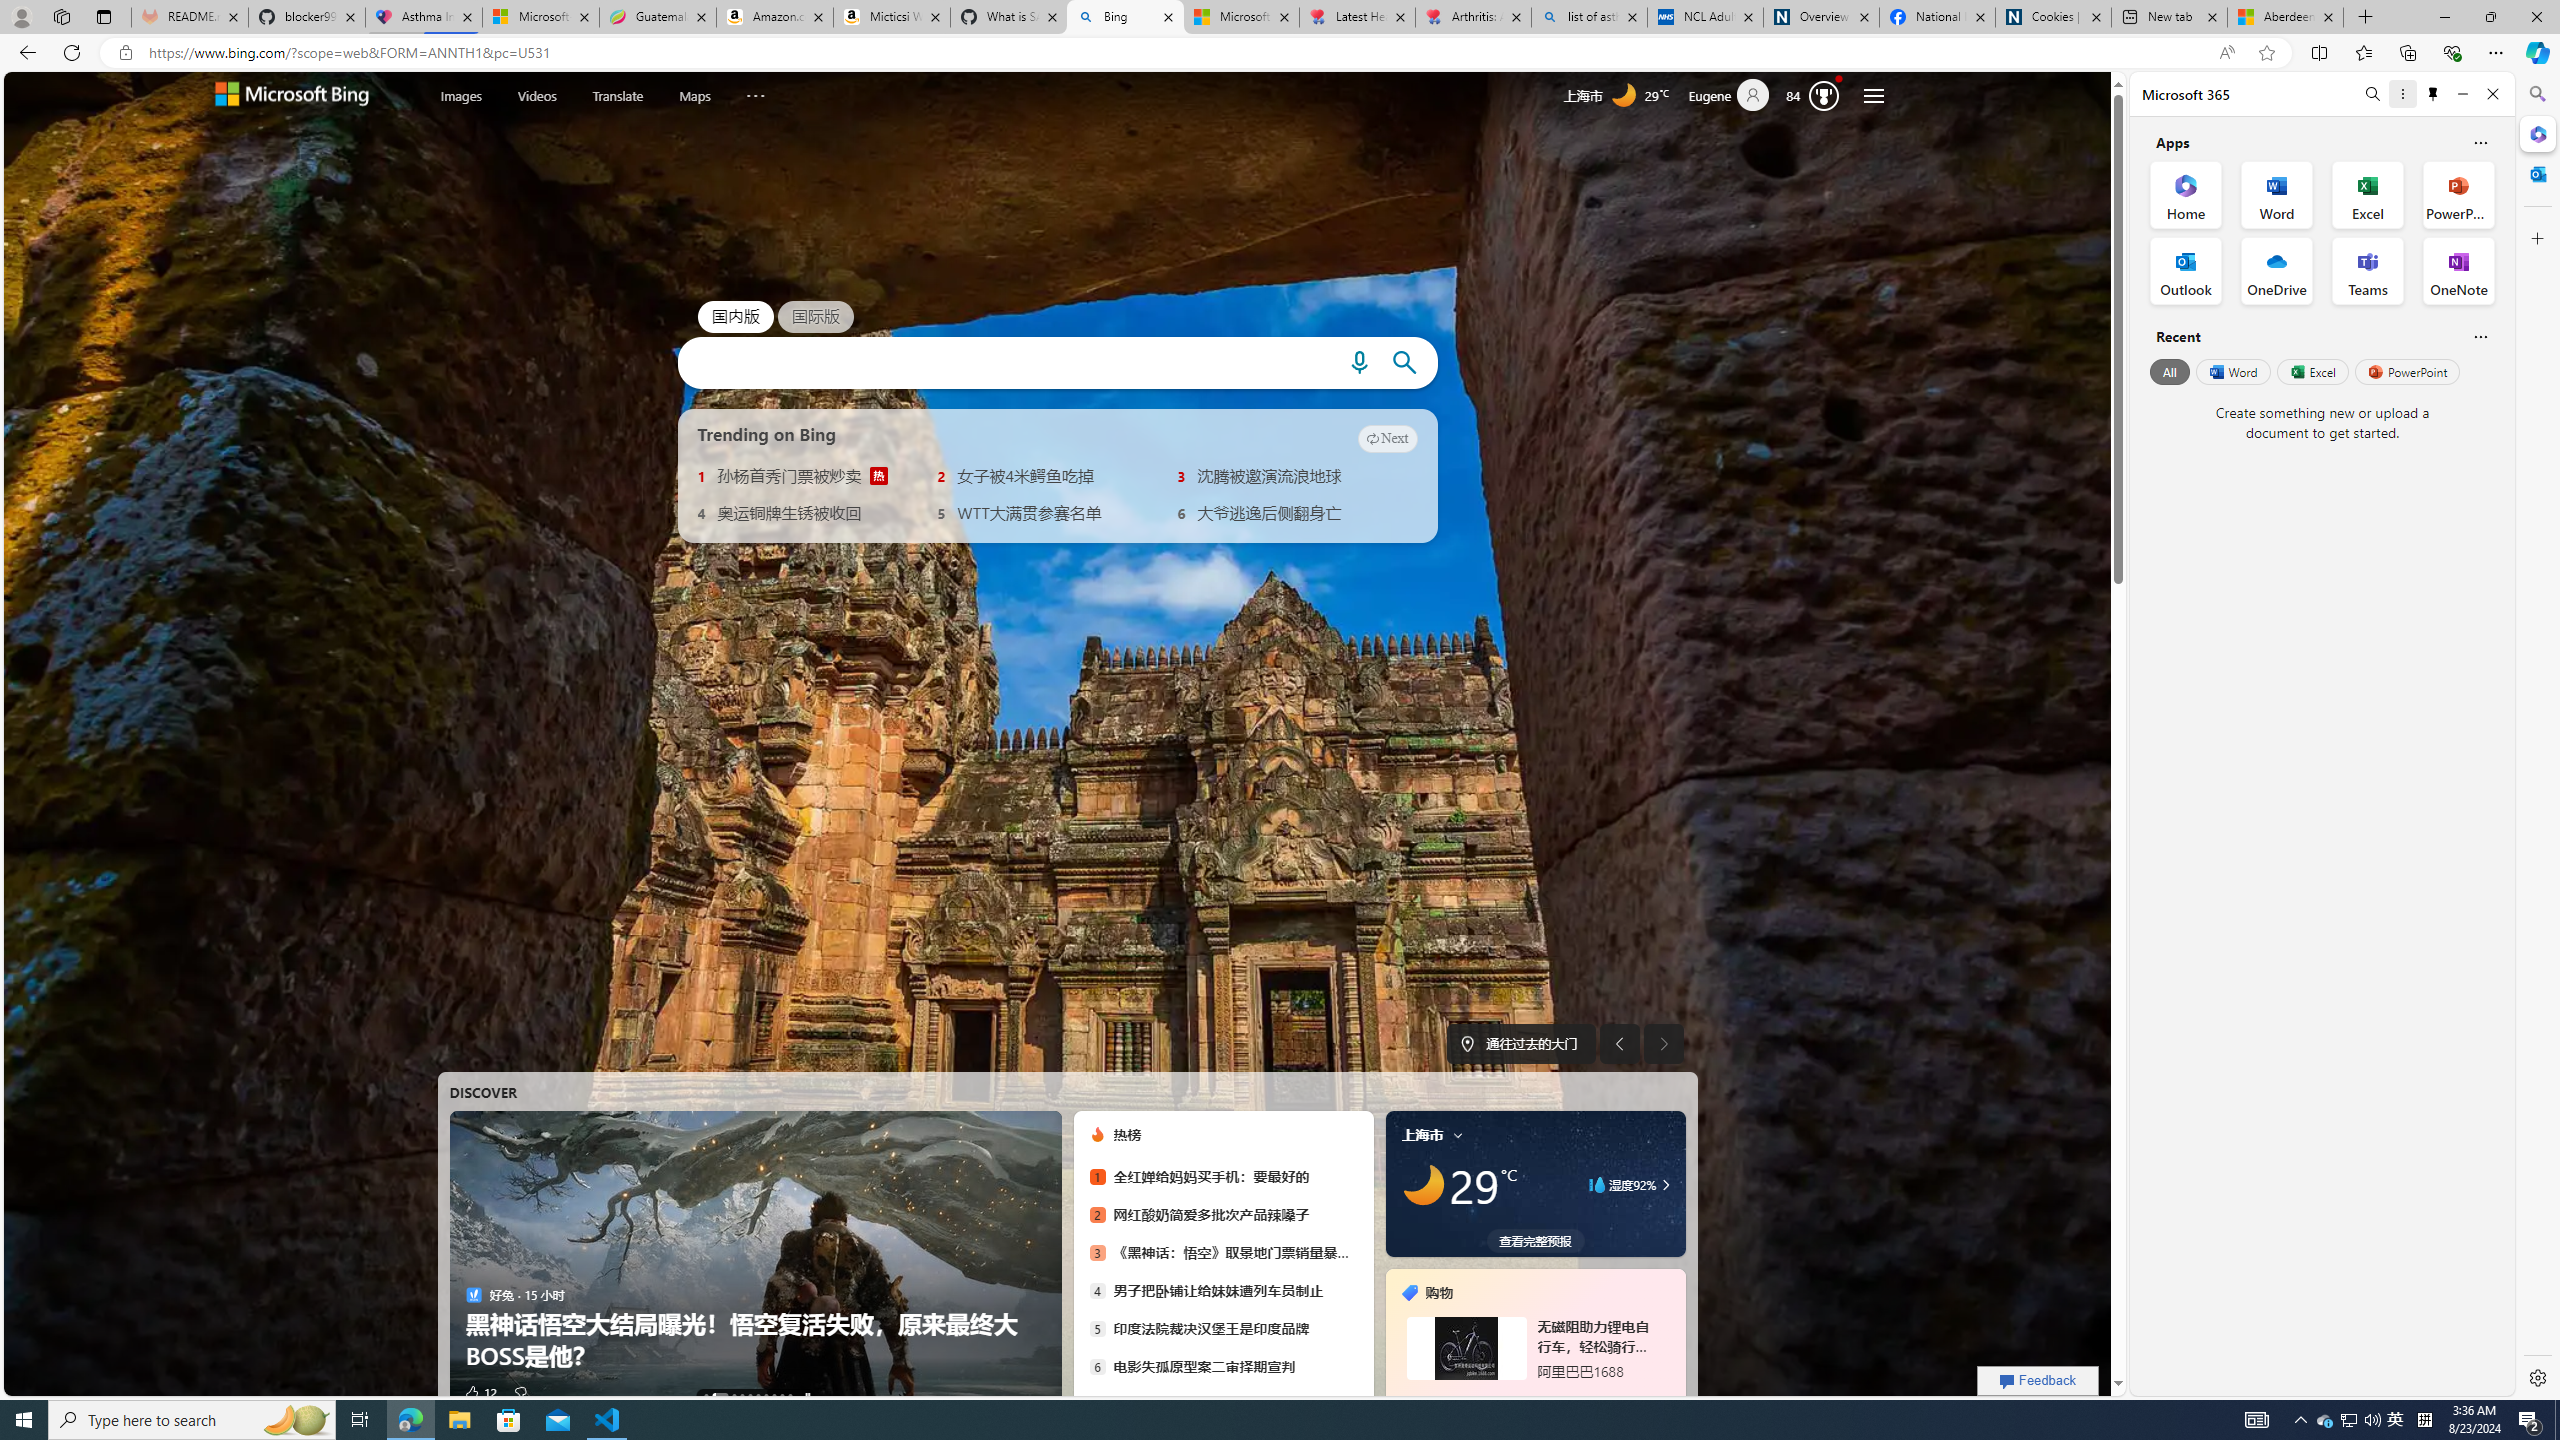  What do you see at coordinates (1817, 95) in the screenshot?
I see `'Microsoft Rewards 84'` at bounding box center [1817, 95].